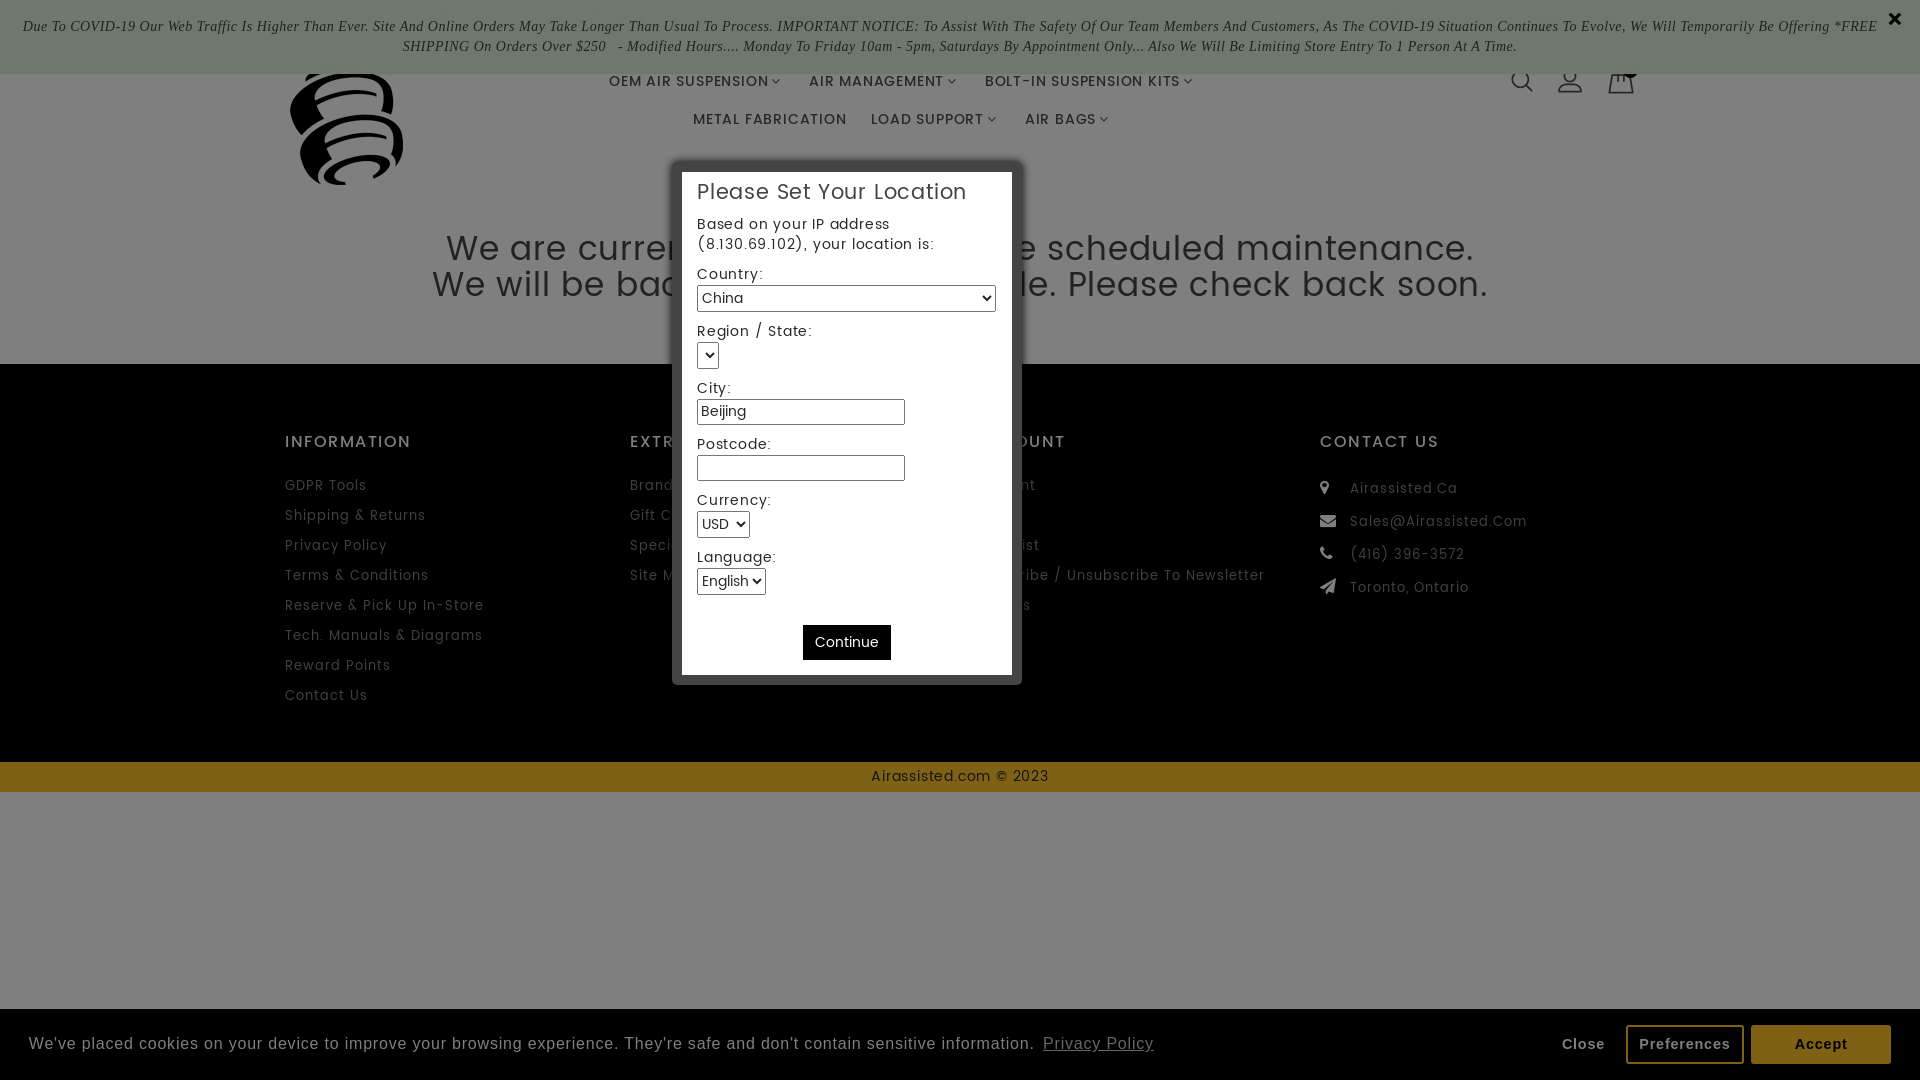 This screenshot has width=1920, height=1080. What do you see at coordinates (384, 636) in the screenshot?
I see `'Tech. Manuals & Diagrams'` at bounding box center [384, 636].